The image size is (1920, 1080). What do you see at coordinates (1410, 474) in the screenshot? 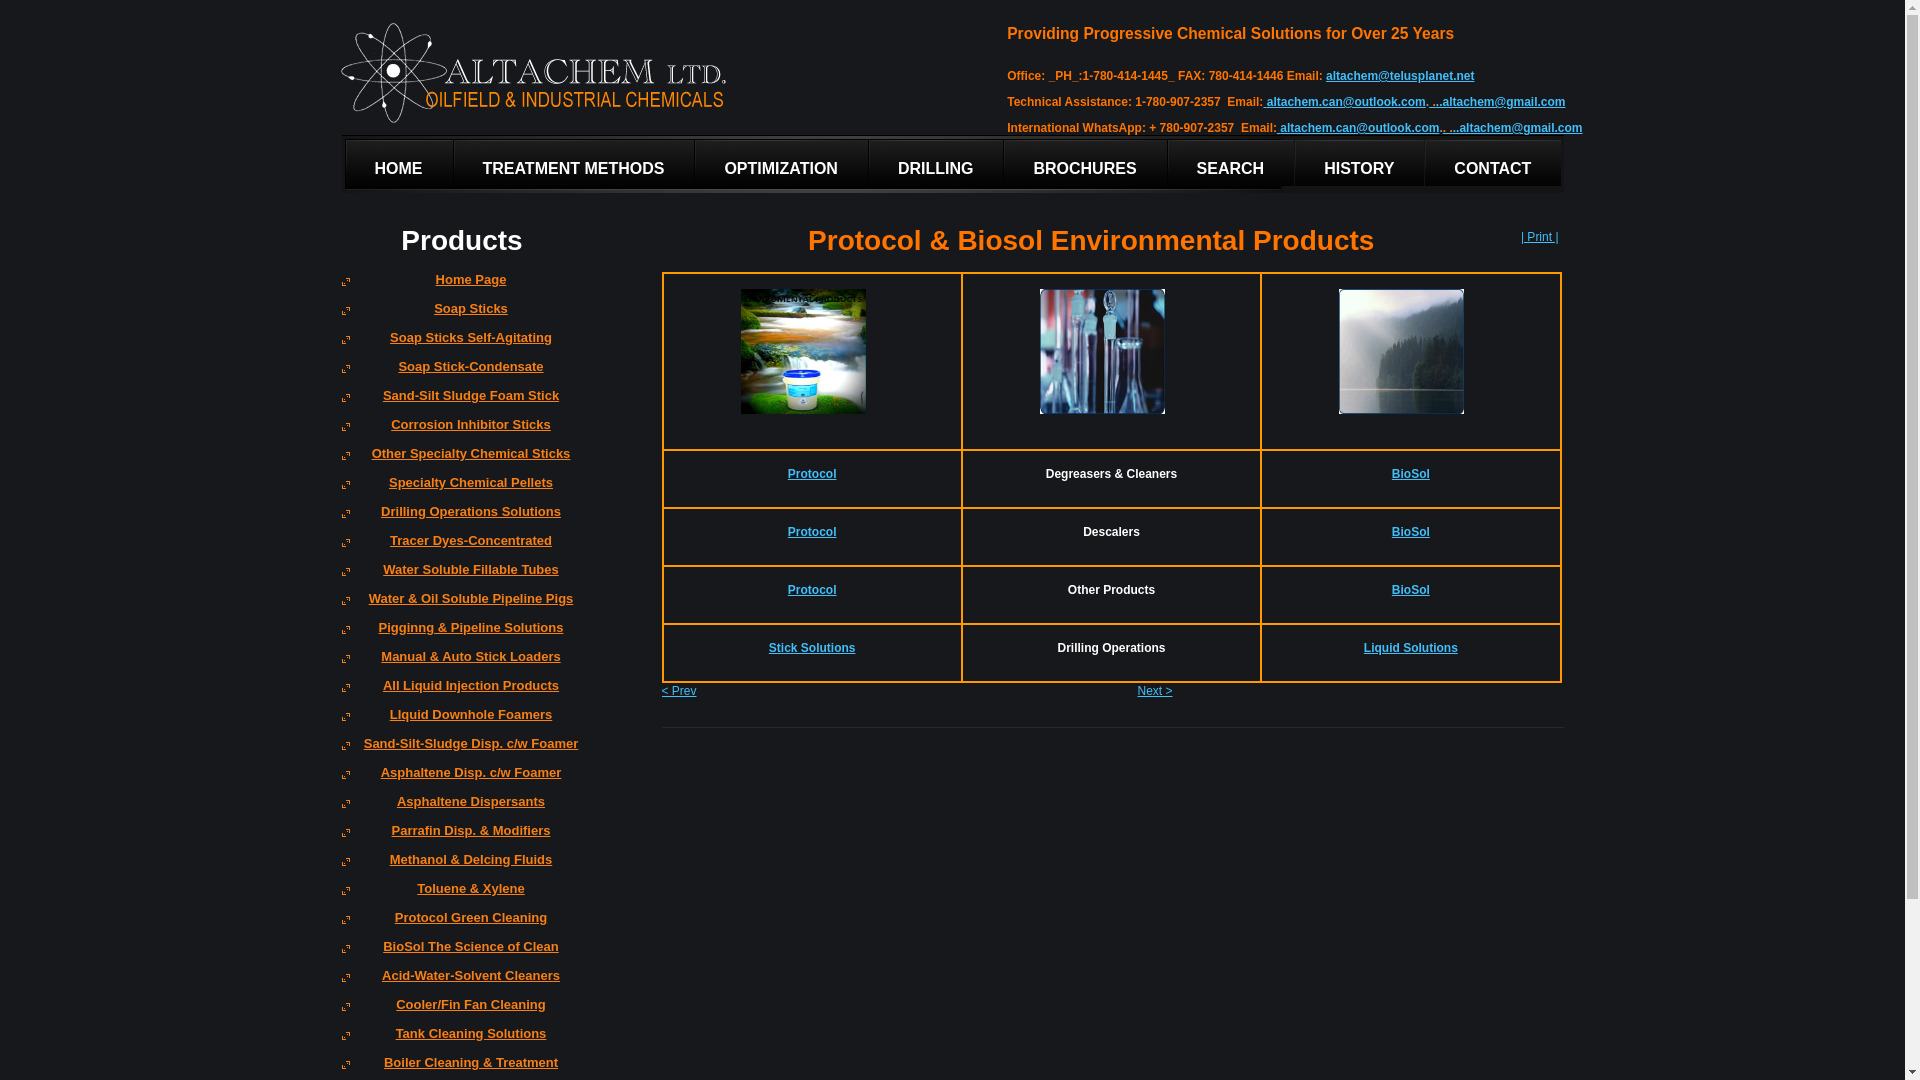
I see `'BioSol'` at bounding box center [1410, 474].